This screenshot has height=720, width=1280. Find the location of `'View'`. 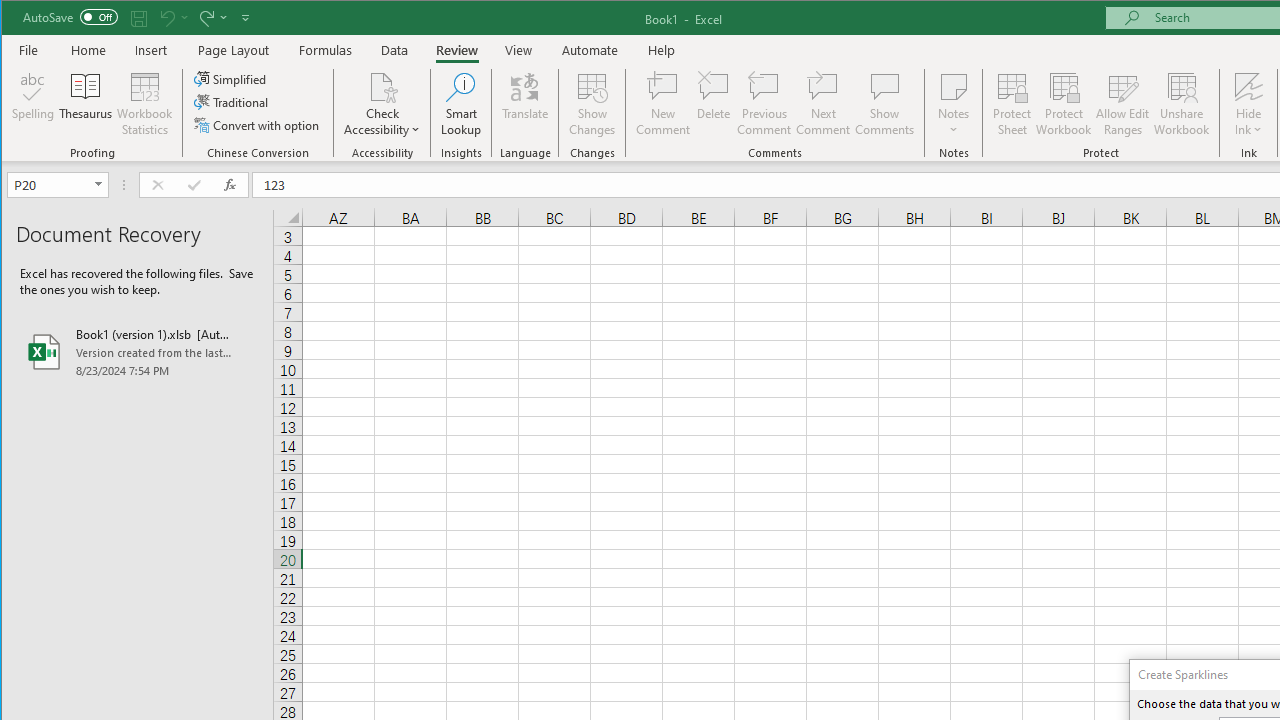

'View' is located at coordinates (519, 49).